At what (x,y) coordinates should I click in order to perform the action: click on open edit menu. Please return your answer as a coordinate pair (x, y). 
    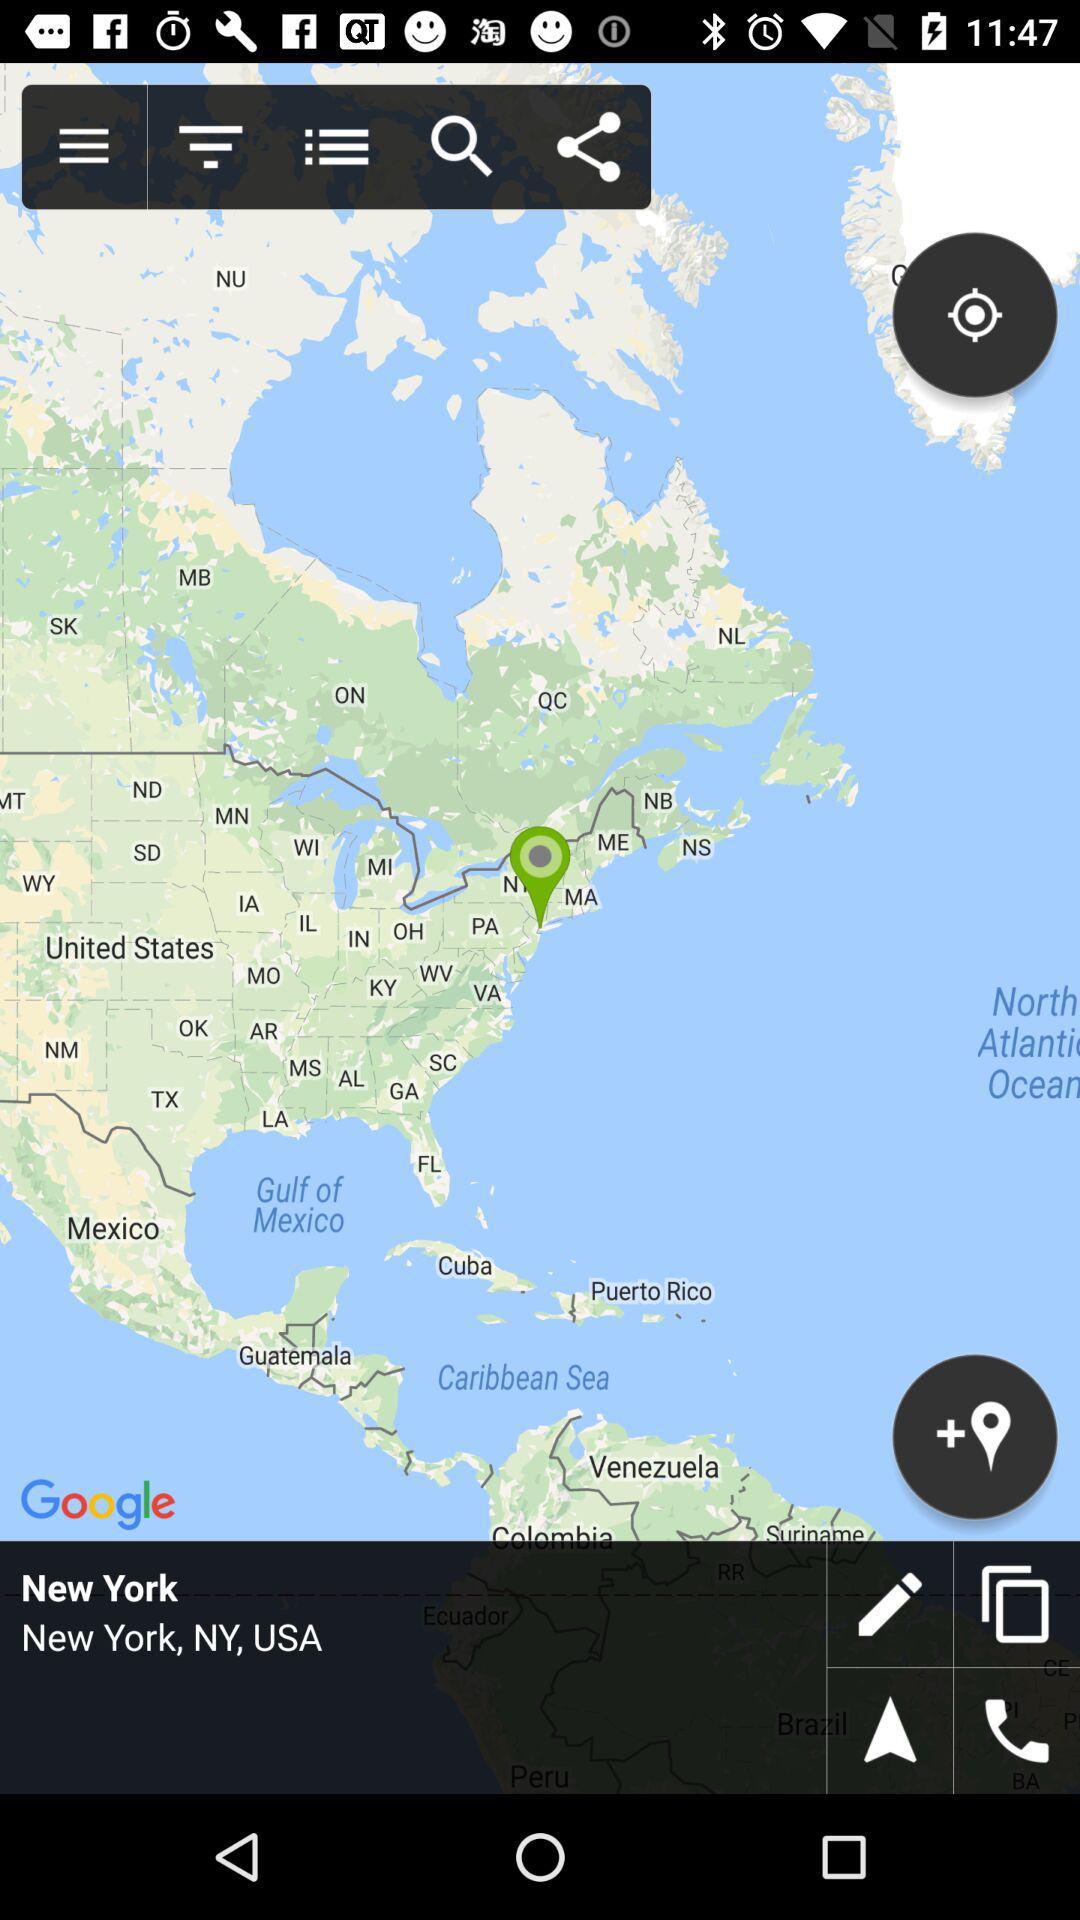
    Looking at the image, I should click on (889, 1604).